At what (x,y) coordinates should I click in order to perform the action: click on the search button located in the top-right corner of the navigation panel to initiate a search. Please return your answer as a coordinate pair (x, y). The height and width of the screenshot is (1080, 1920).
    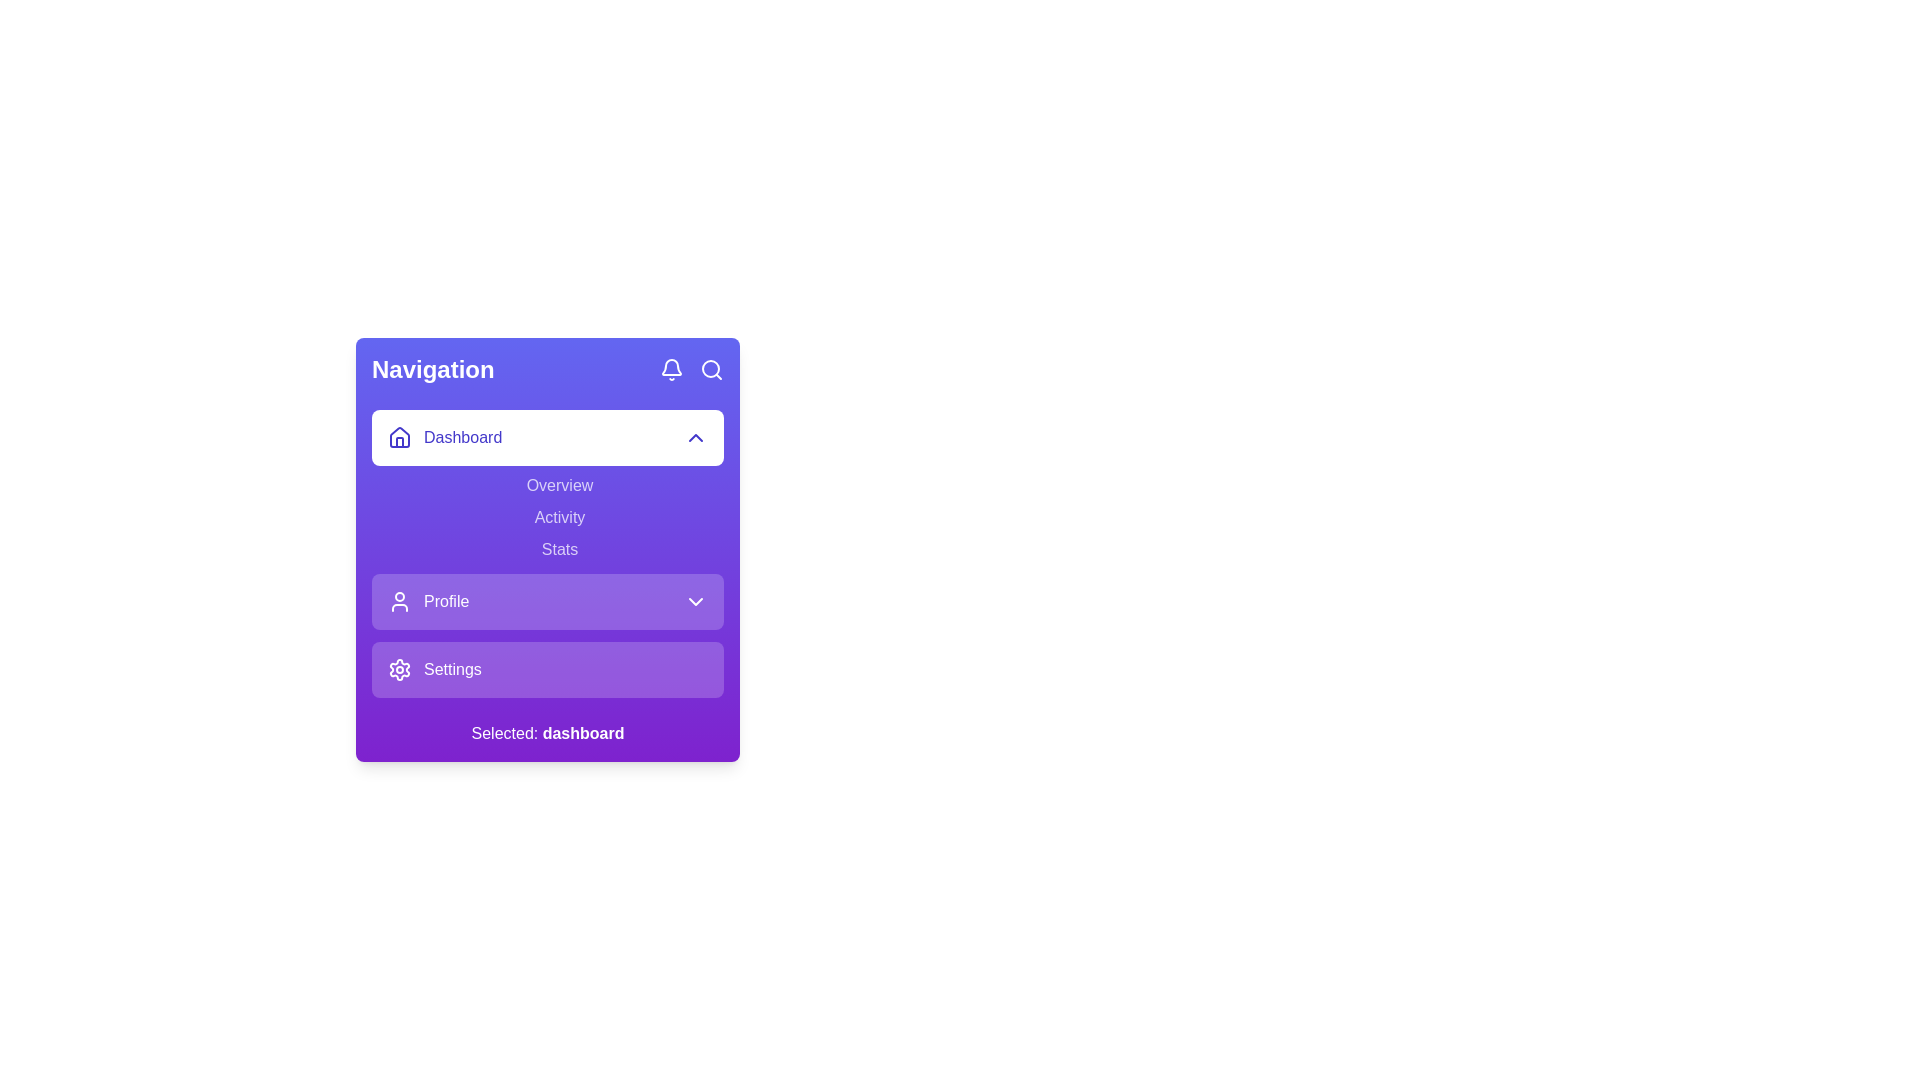
    Looking at the image, I should click on (711, 370).